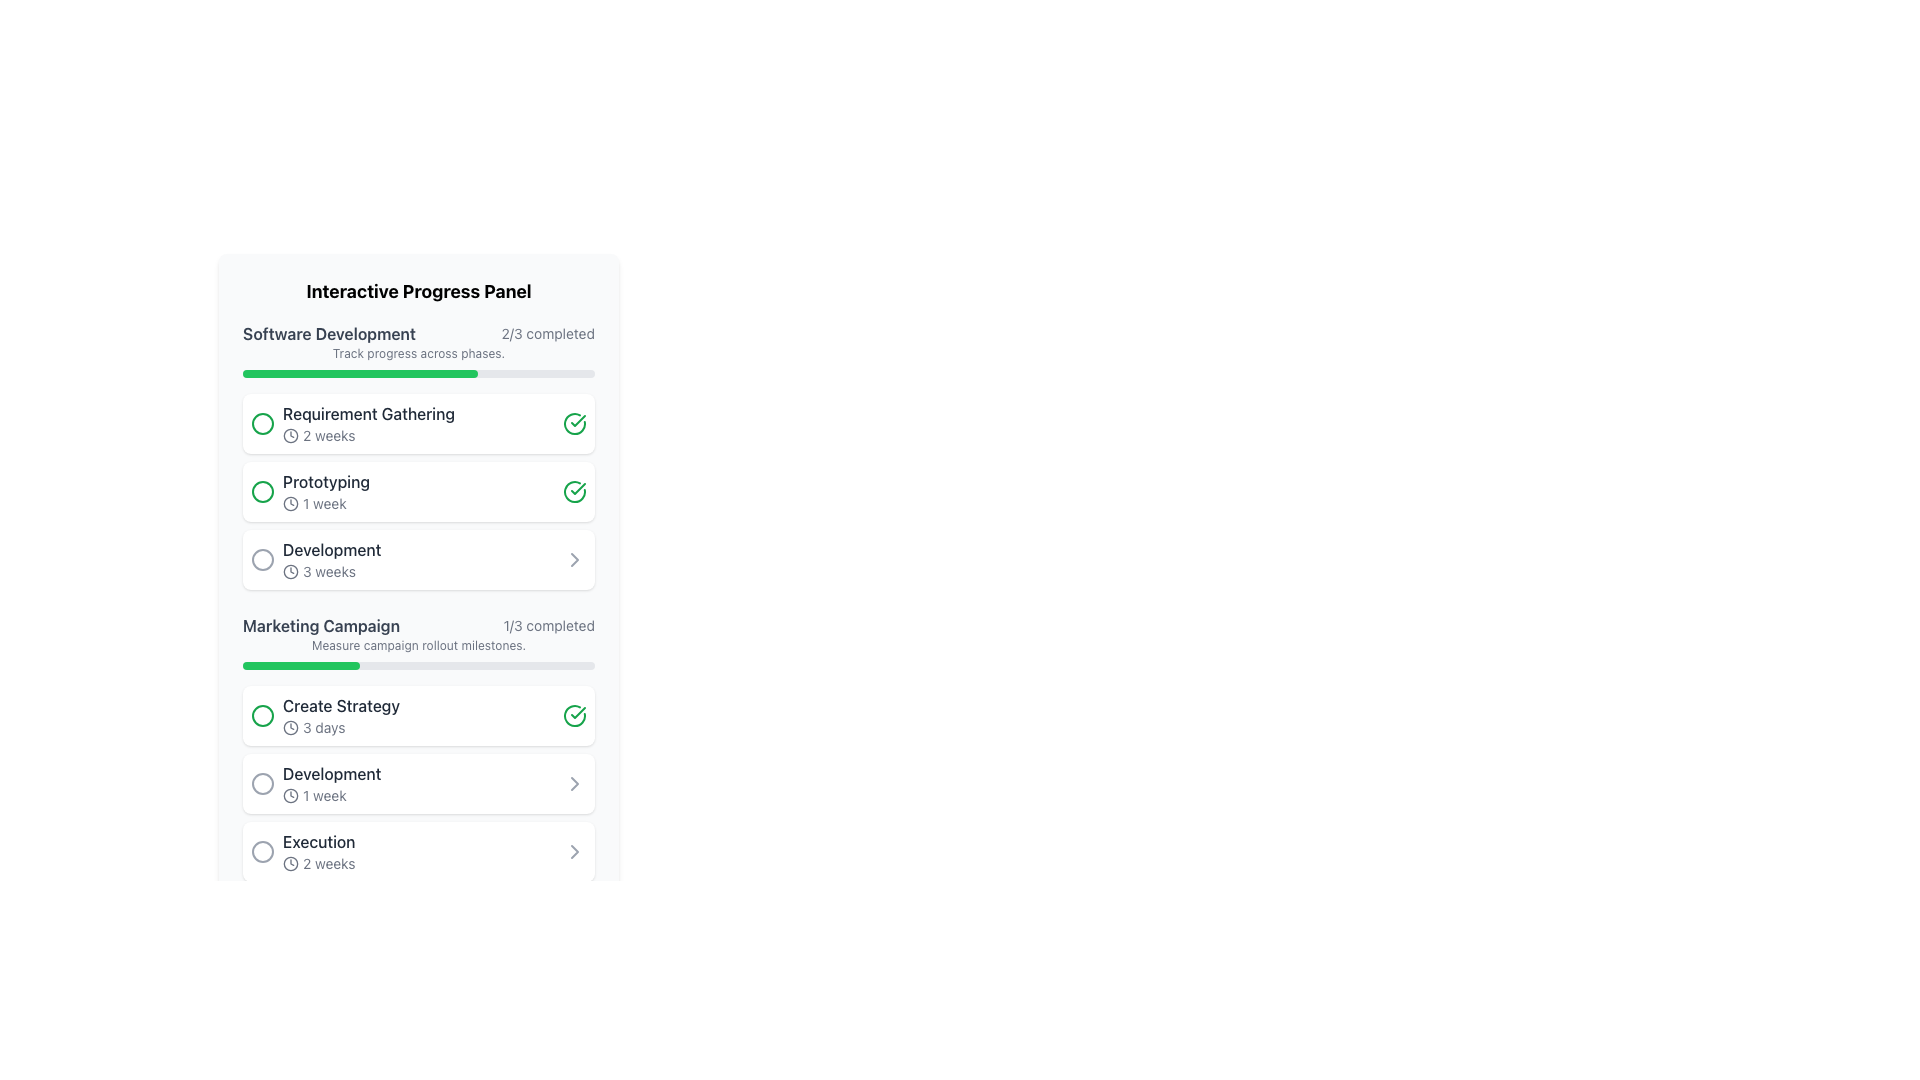  What do you see at coordinates (360, 374) in the screenshot?
I see `the Progress Indicator Bar located under the 'Software Development' header, which visually represents the task completion progress` at bounding box center [360, 374].